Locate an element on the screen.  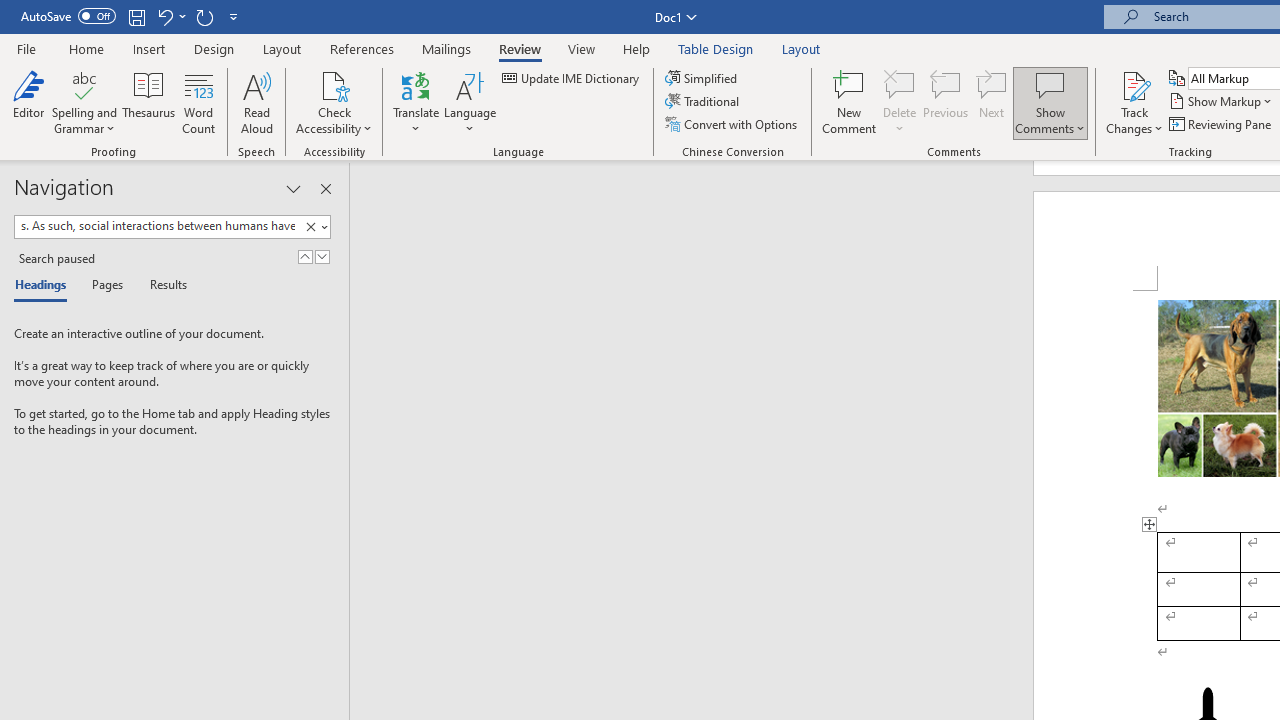
'Repeat Style' is located at coordinates (204, 16).